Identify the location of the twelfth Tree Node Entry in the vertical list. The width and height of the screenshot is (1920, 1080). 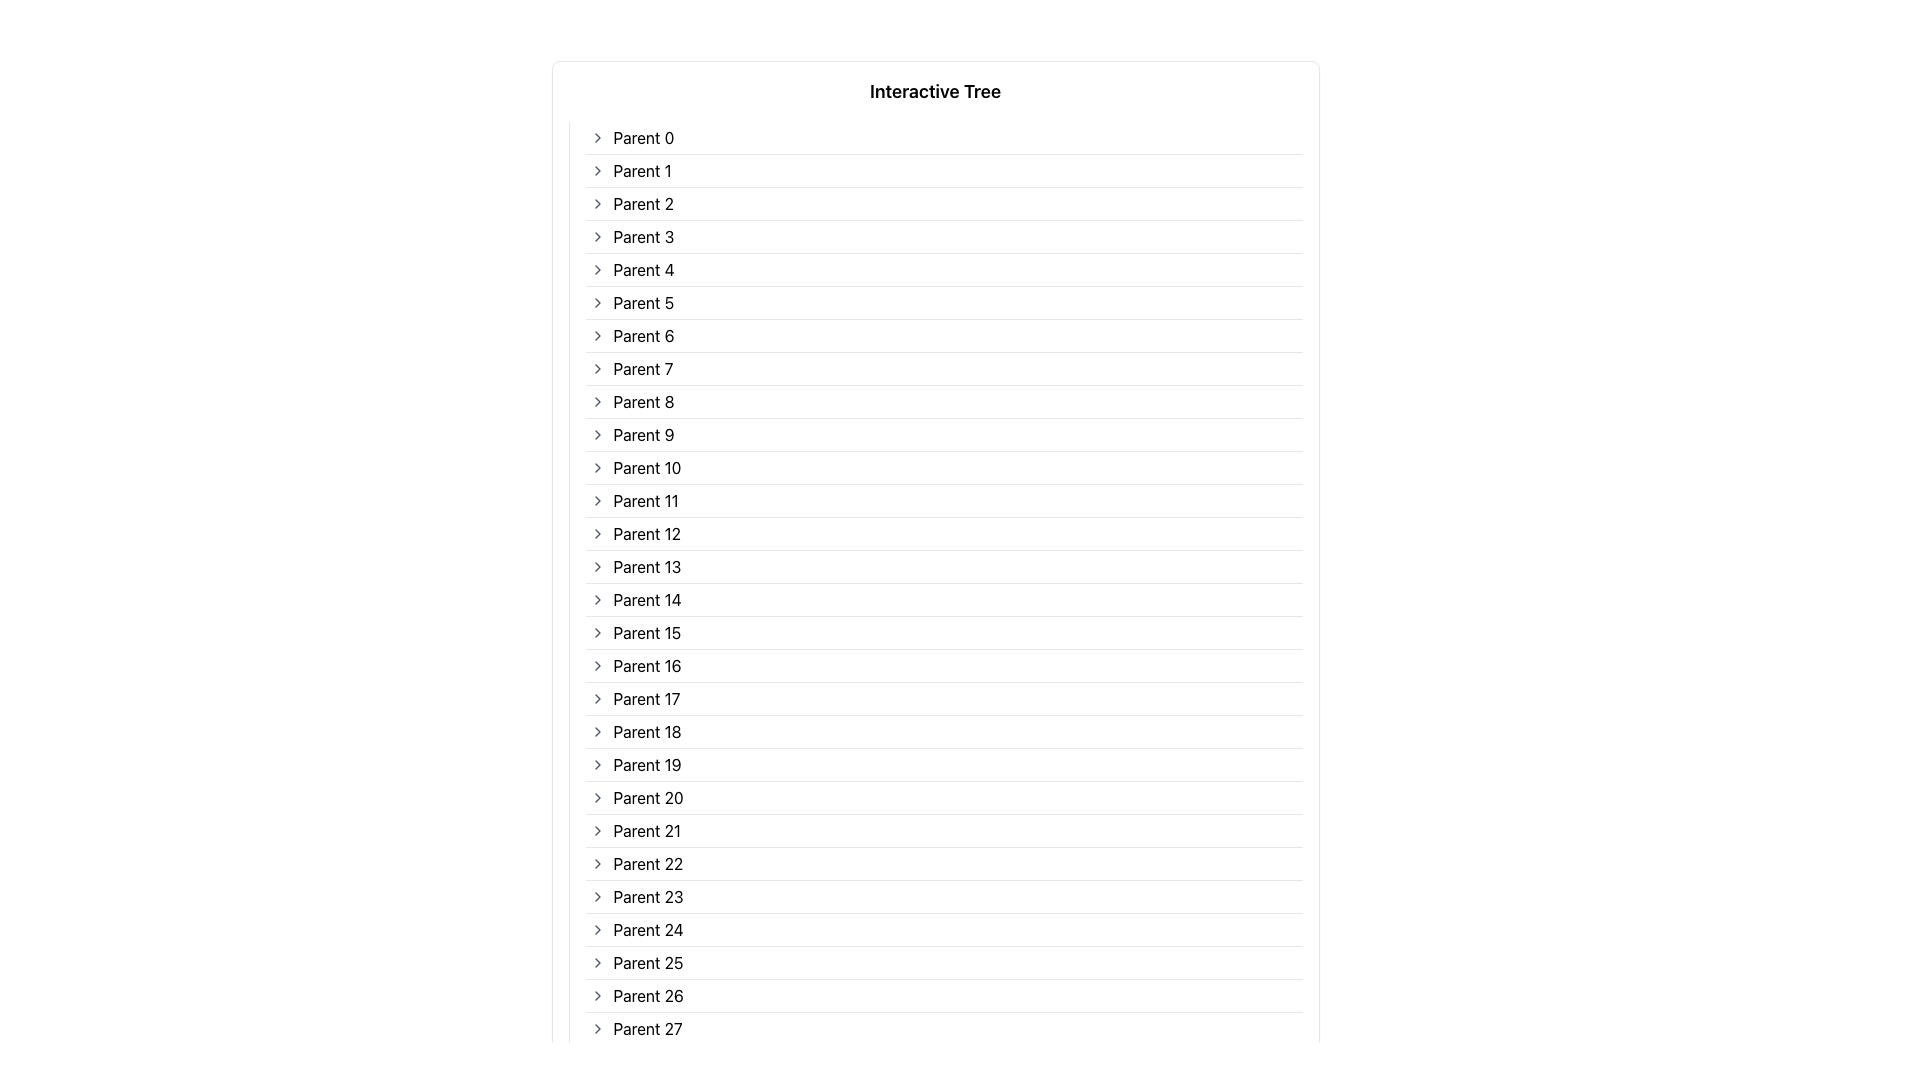
(943, 532).